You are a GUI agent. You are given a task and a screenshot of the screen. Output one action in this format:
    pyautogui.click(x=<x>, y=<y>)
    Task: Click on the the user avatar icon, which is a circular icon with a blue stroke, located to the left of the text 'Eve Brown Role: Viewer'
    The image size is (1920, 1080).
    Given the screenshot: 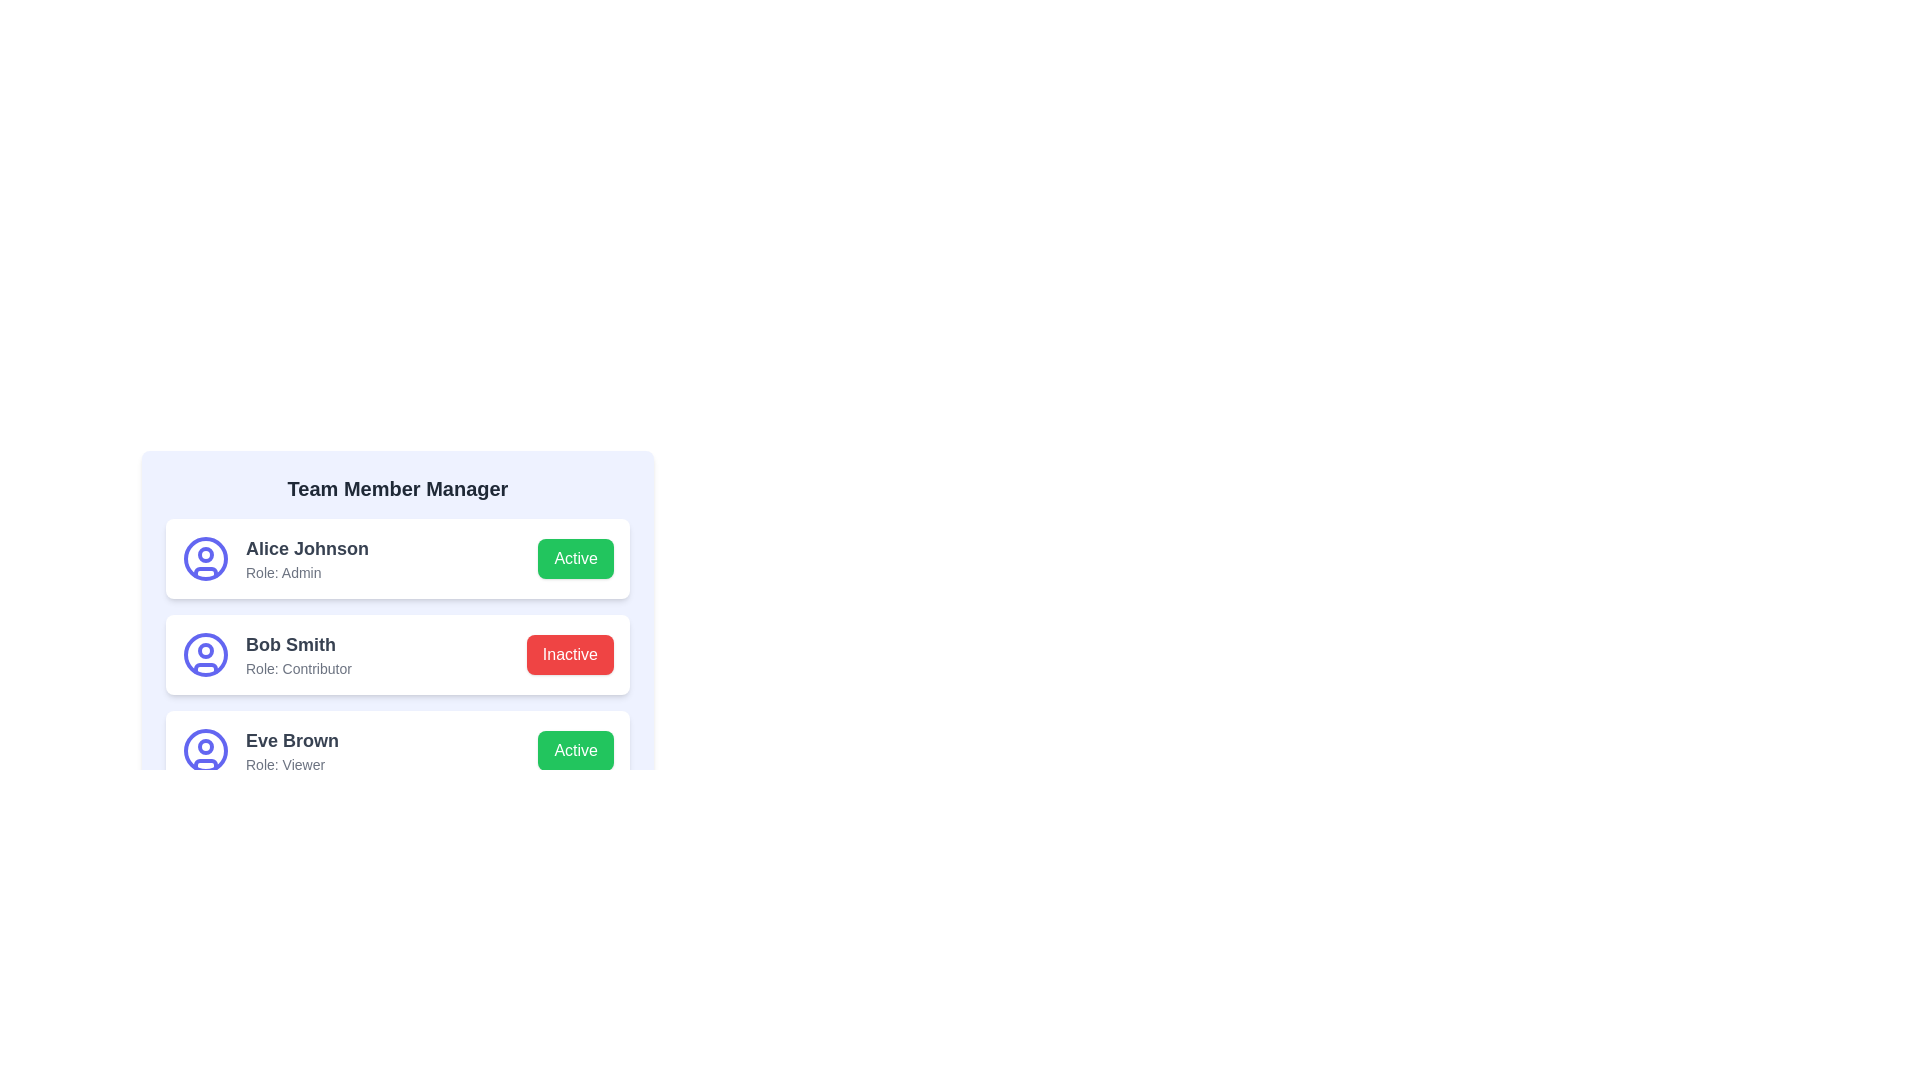 What is the action you would take?
    pyautogui.click(x=206, y=751)
    